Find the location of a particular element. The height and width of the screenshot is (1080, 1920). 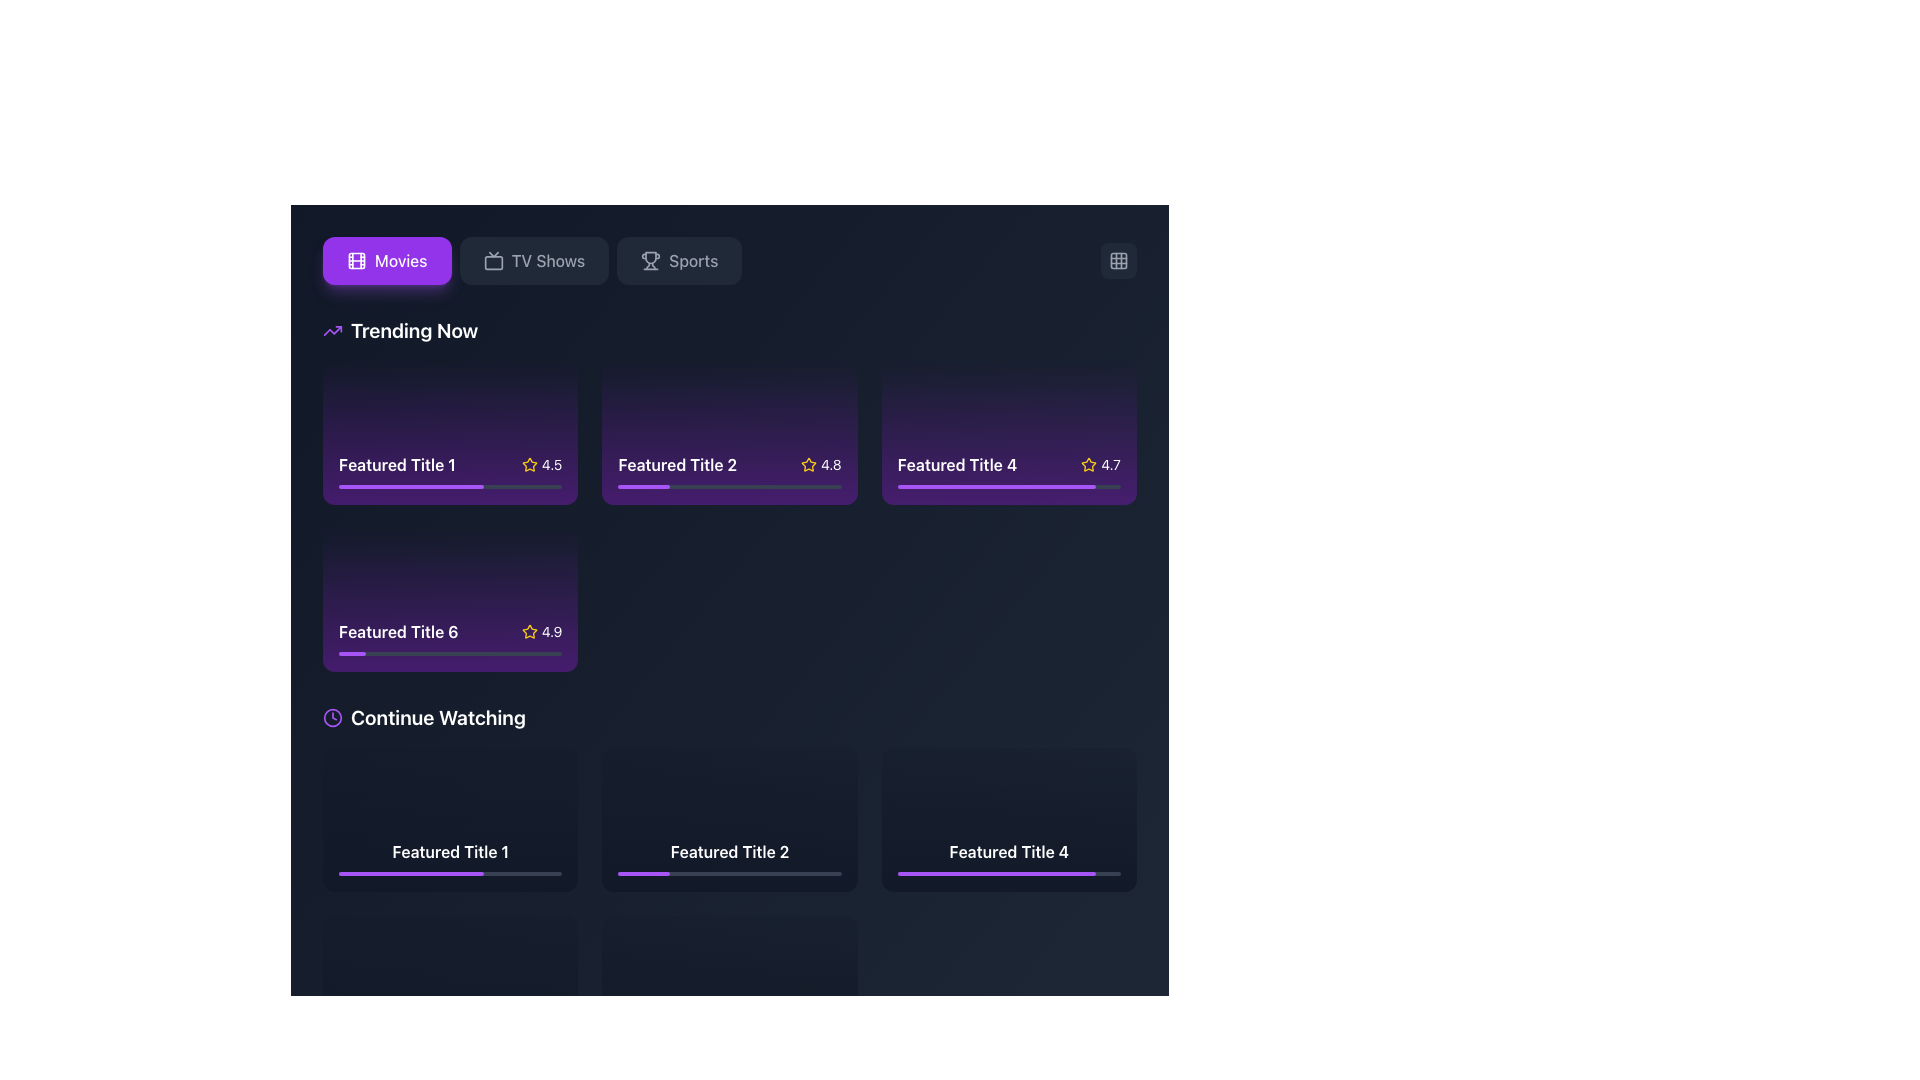

the 'Featured Title 4' content card in the 'Continue Watching' section is located at coordinates (1009, 856).